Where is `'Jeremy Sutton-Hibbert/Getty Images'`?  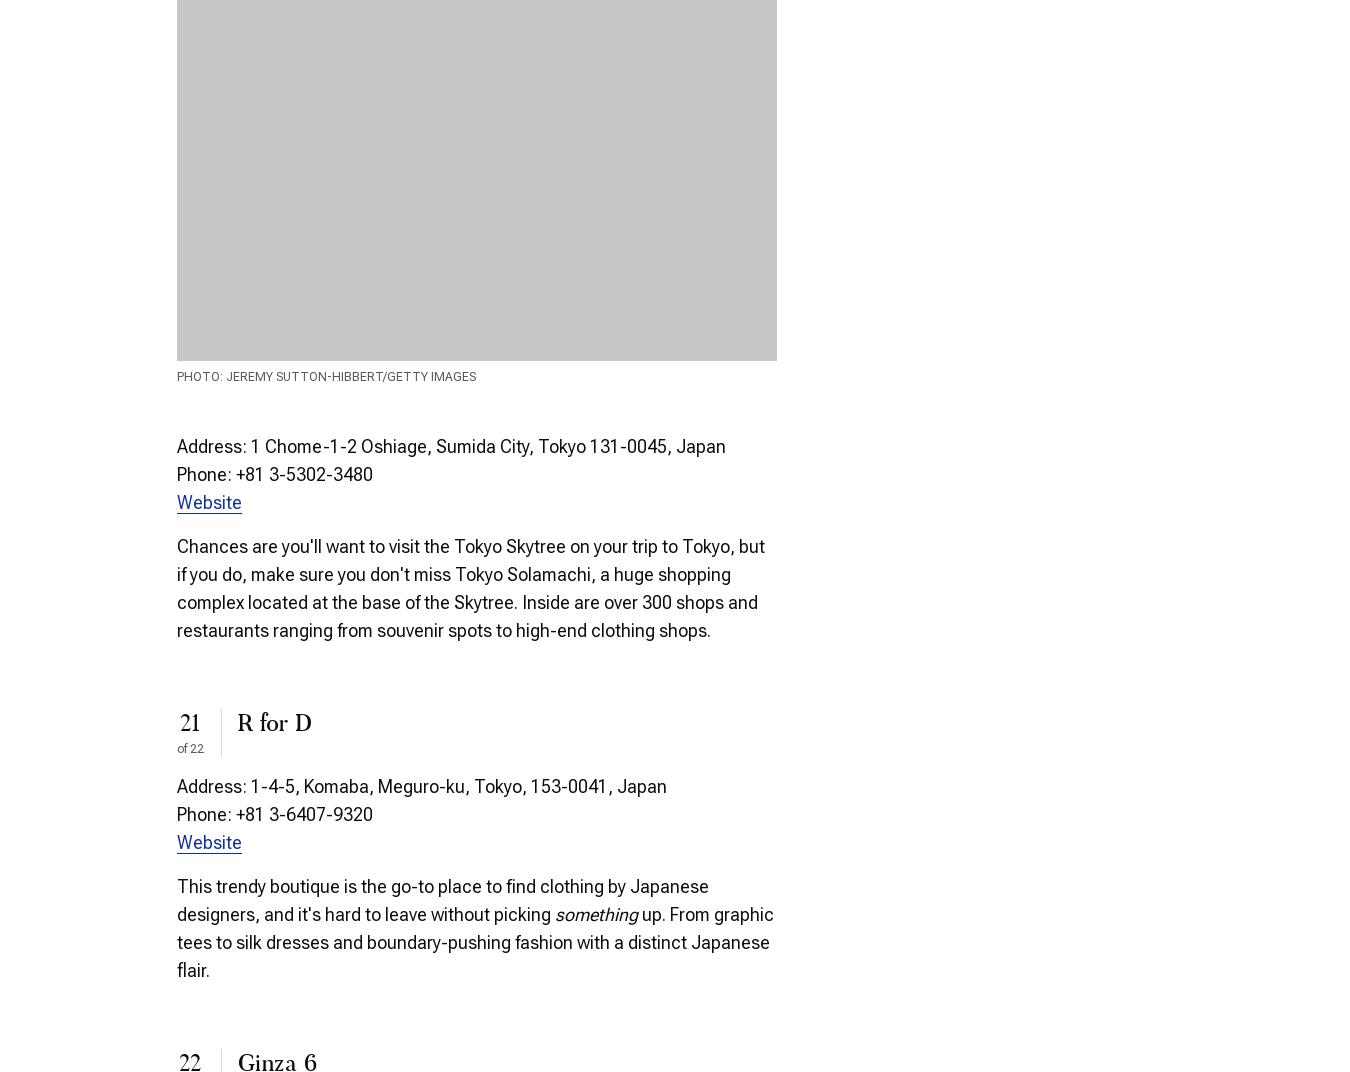
'Jeremy Sutton-Hibbert/Getty Images' is located at coordinates (225, 377).